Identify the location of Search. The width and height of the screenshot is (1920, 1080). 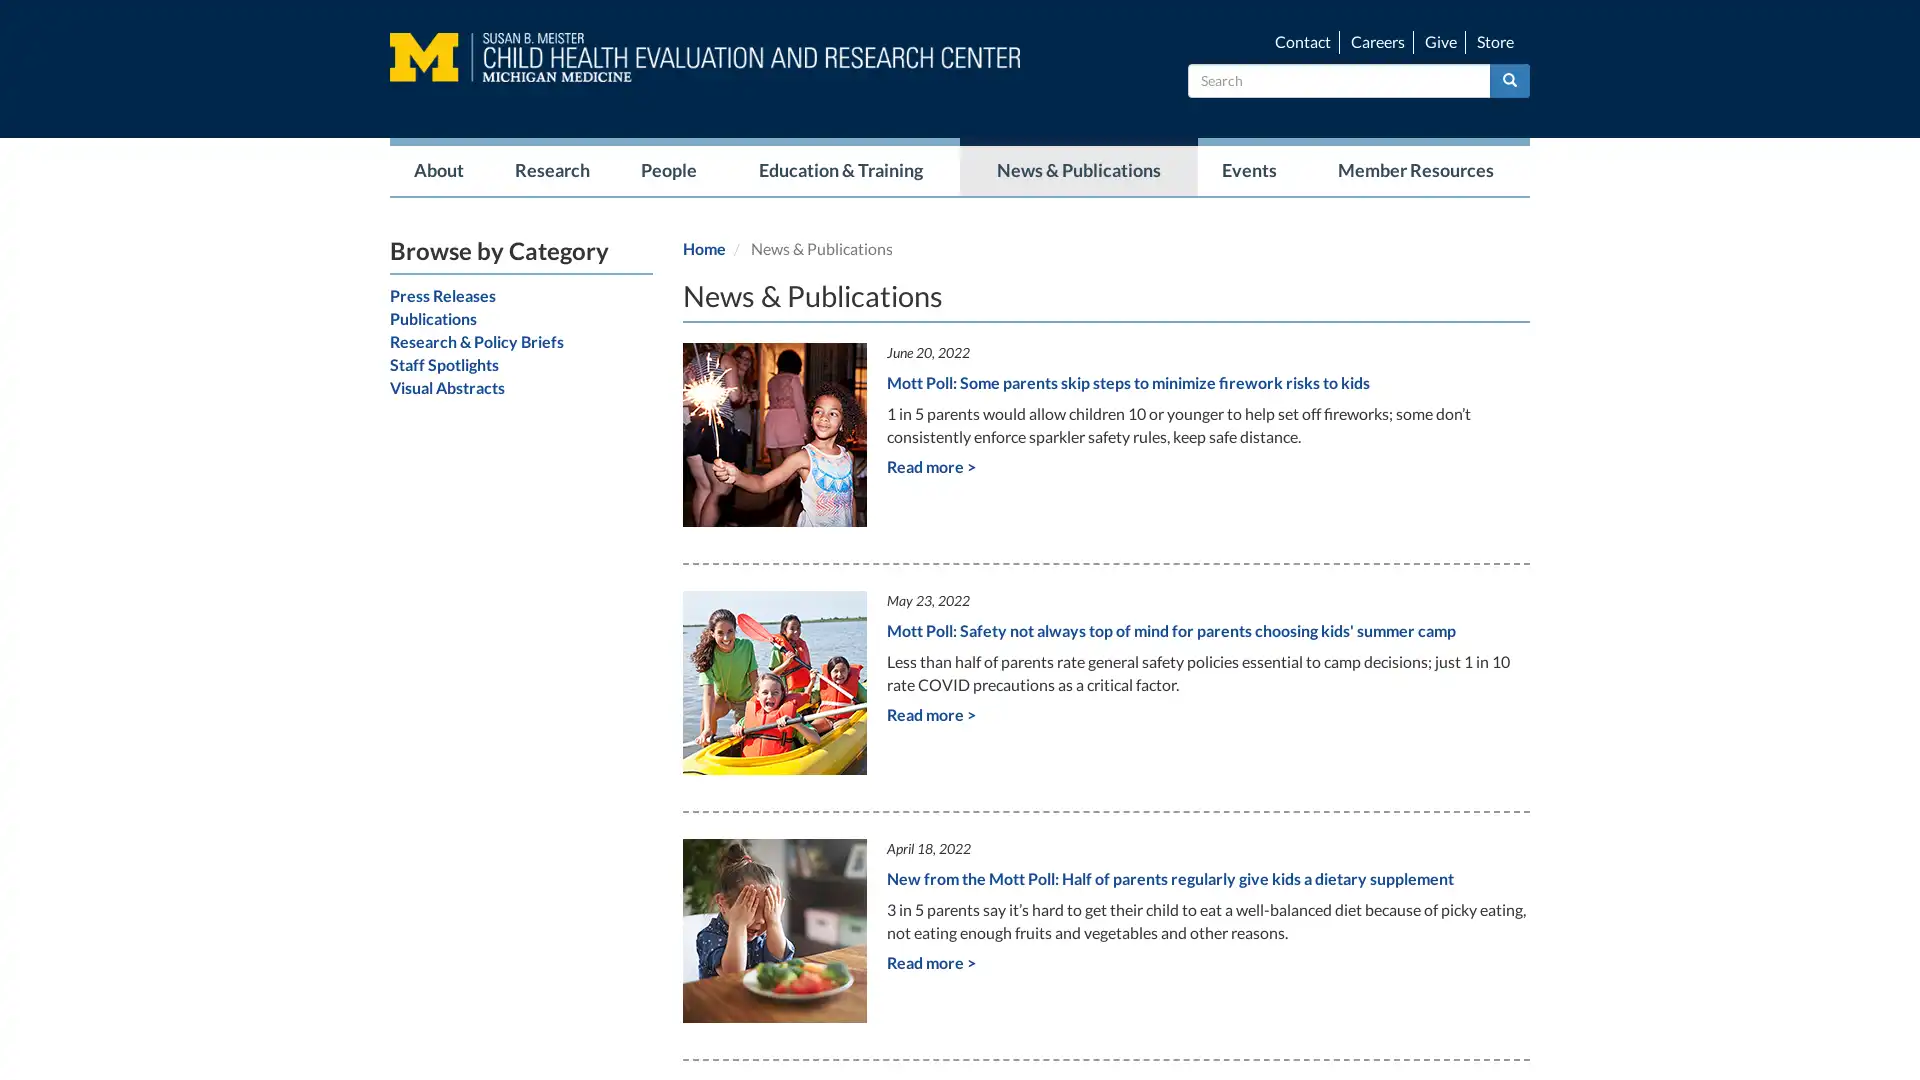
(1510, 79).